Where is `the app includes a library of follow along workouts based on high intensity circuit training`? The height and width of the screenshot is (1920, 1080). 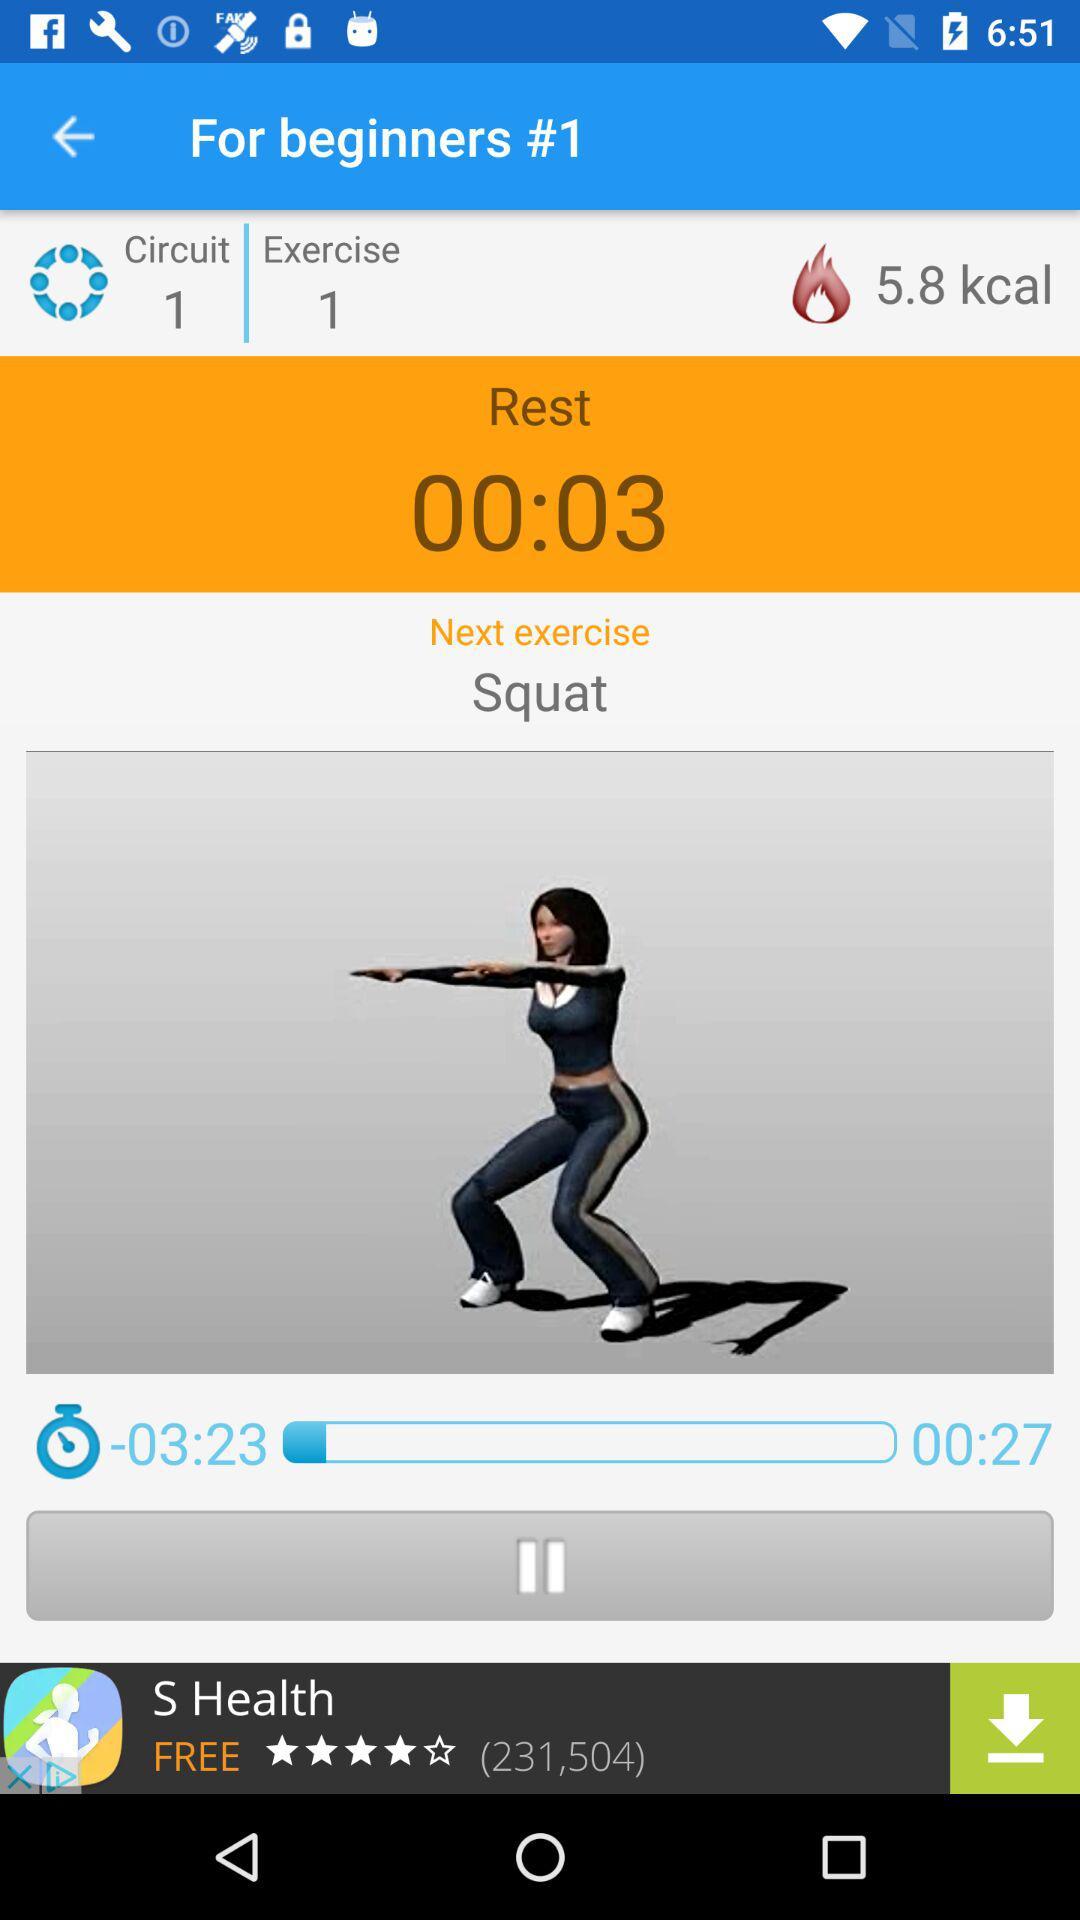 the app includes a library of follow along workouts based on high intensity circuit training is located at coordinates (540, 1727).